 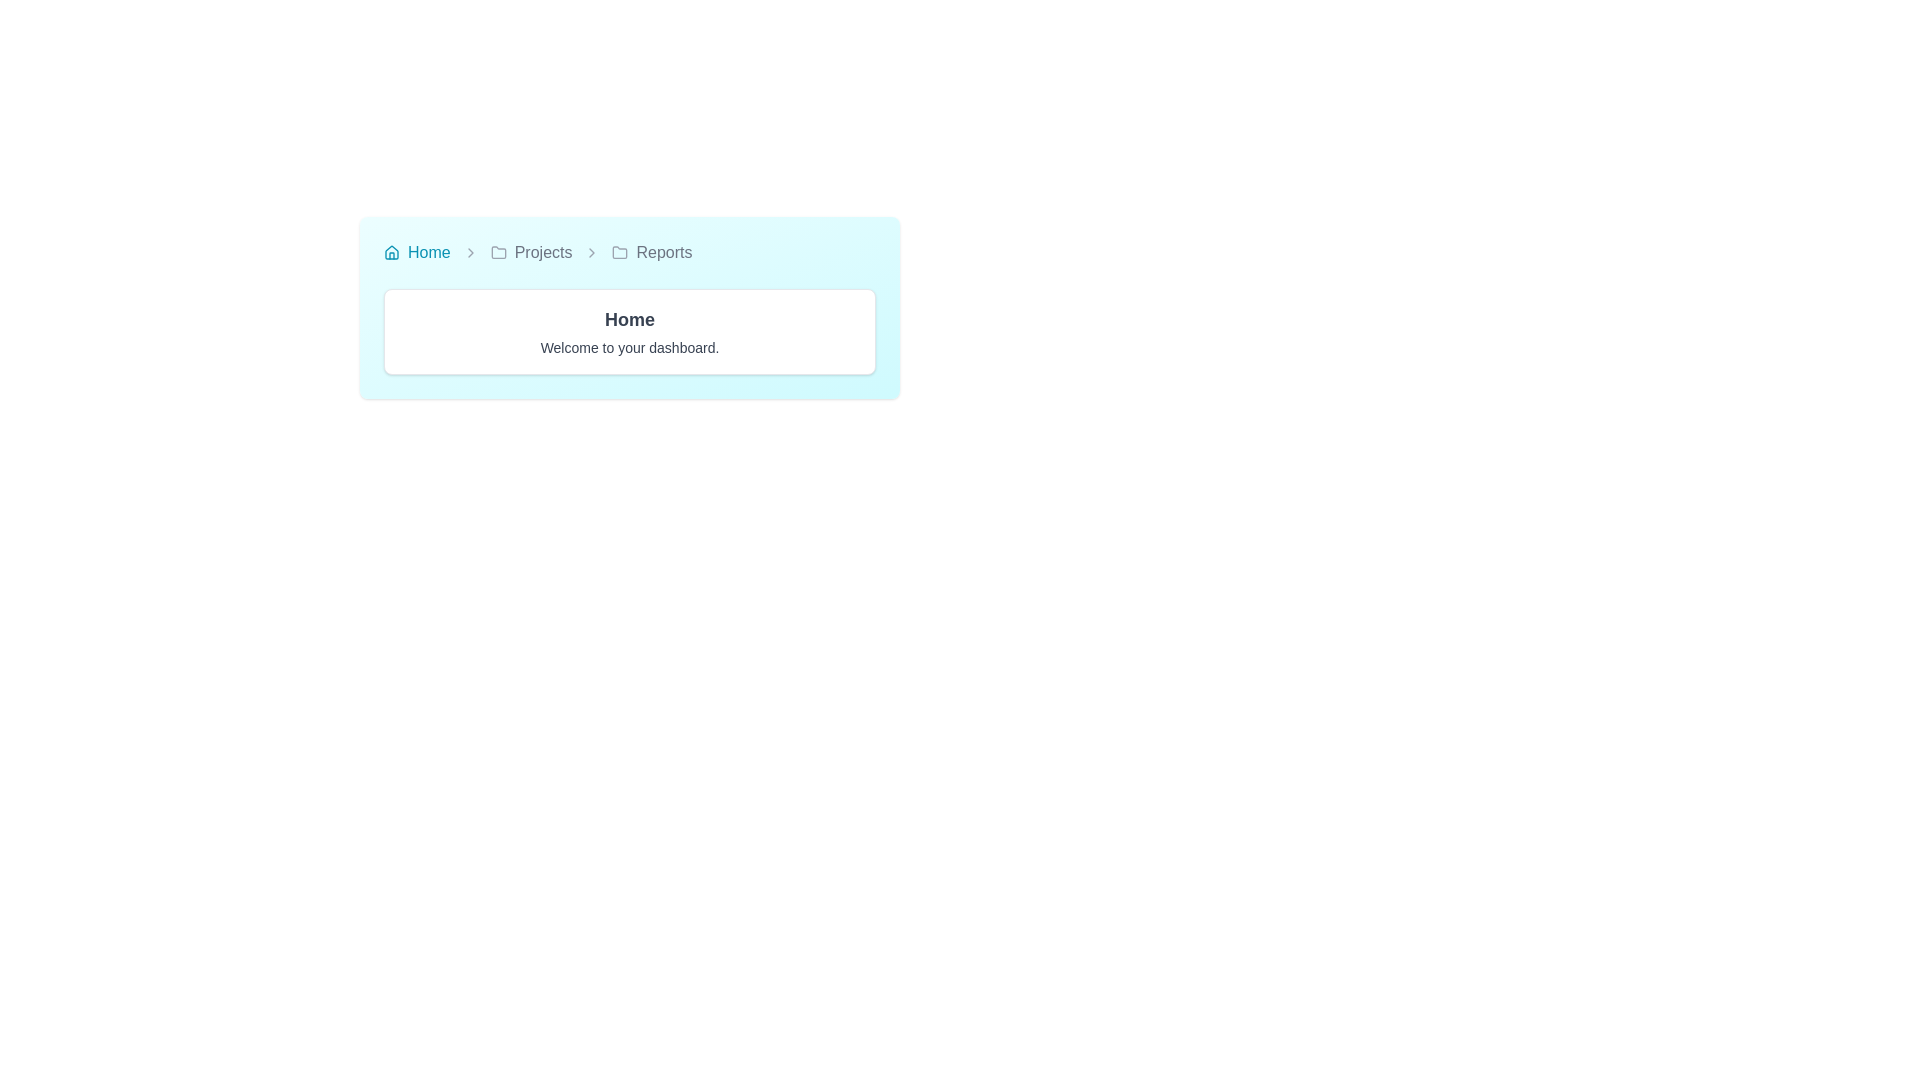 I want to click on the 'Home' text link, which is a cyan-blue colored link in the breadcrumb navigation bar, positioned next to a house icon, so click(x=428, y=252).